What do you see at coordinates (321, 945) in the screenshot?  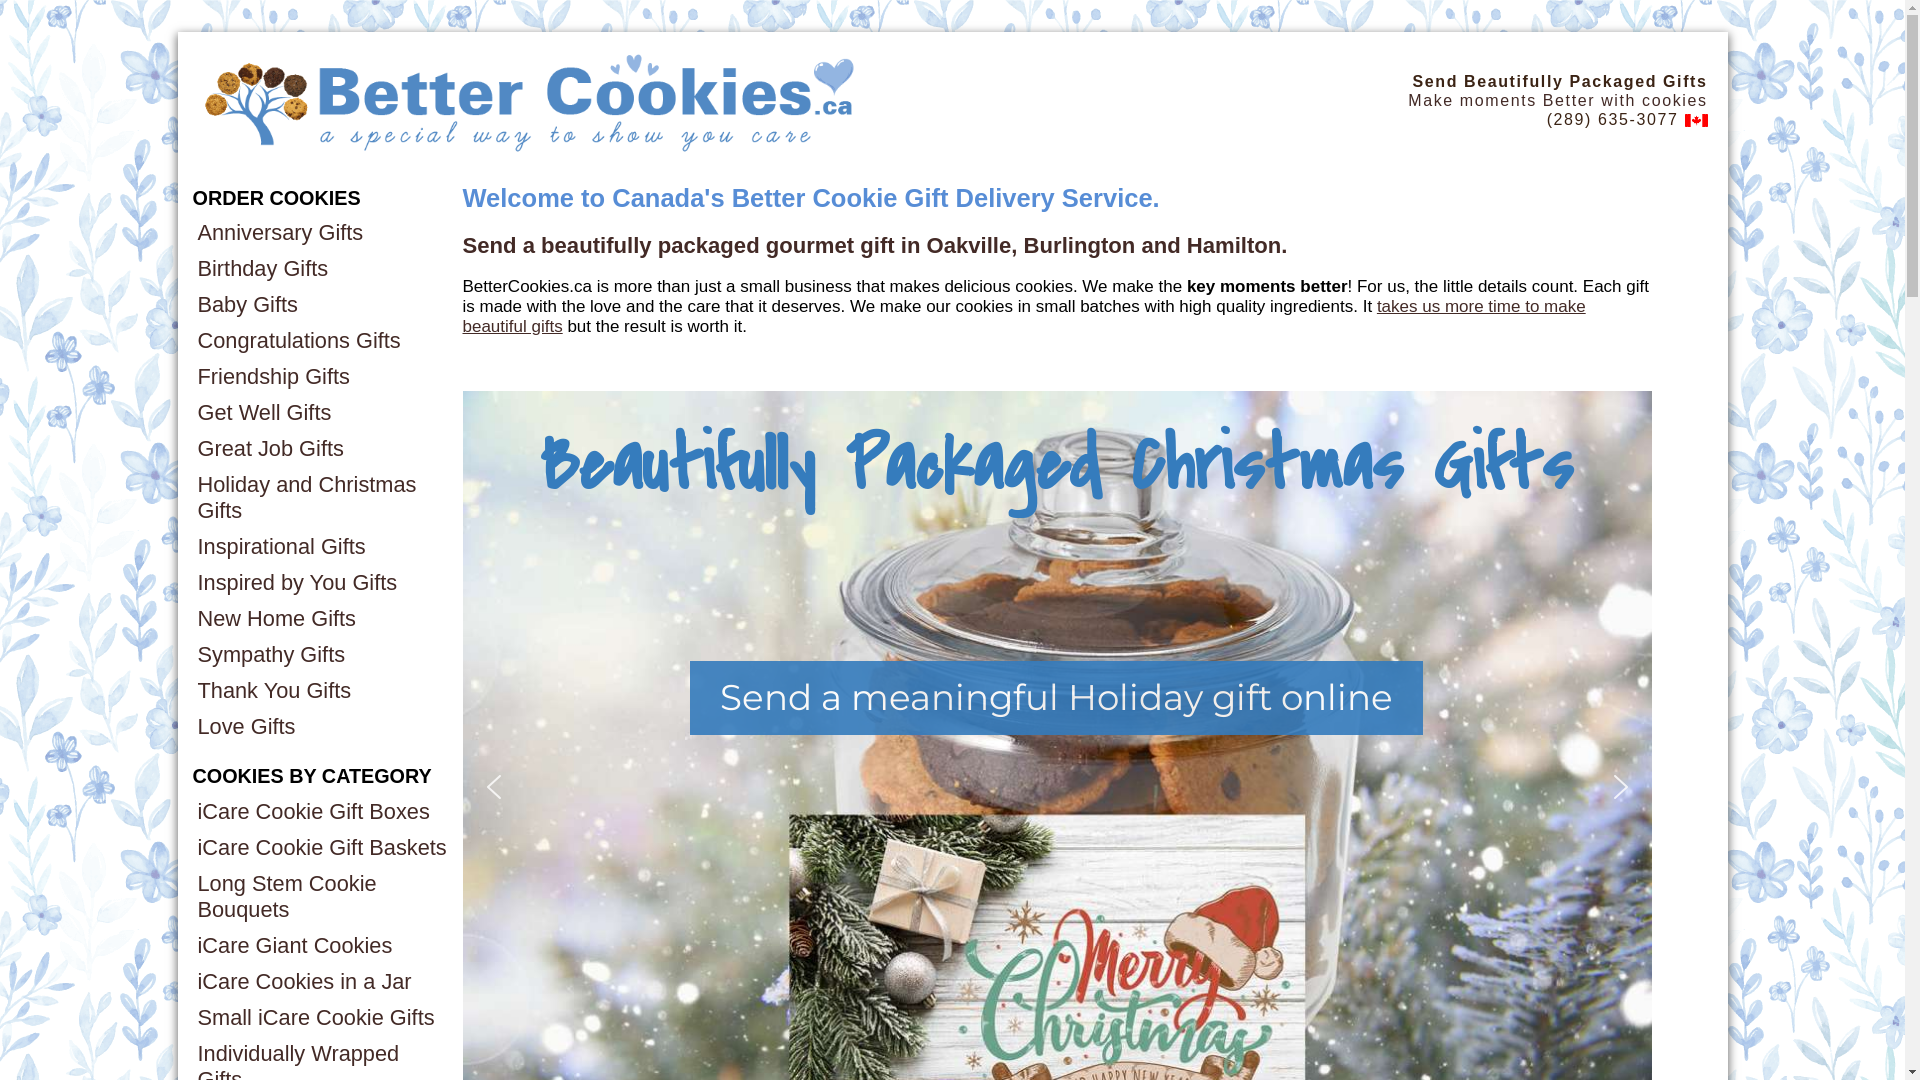 I see `'iCare Giant Cookies'` at bounding box center [321, 945].